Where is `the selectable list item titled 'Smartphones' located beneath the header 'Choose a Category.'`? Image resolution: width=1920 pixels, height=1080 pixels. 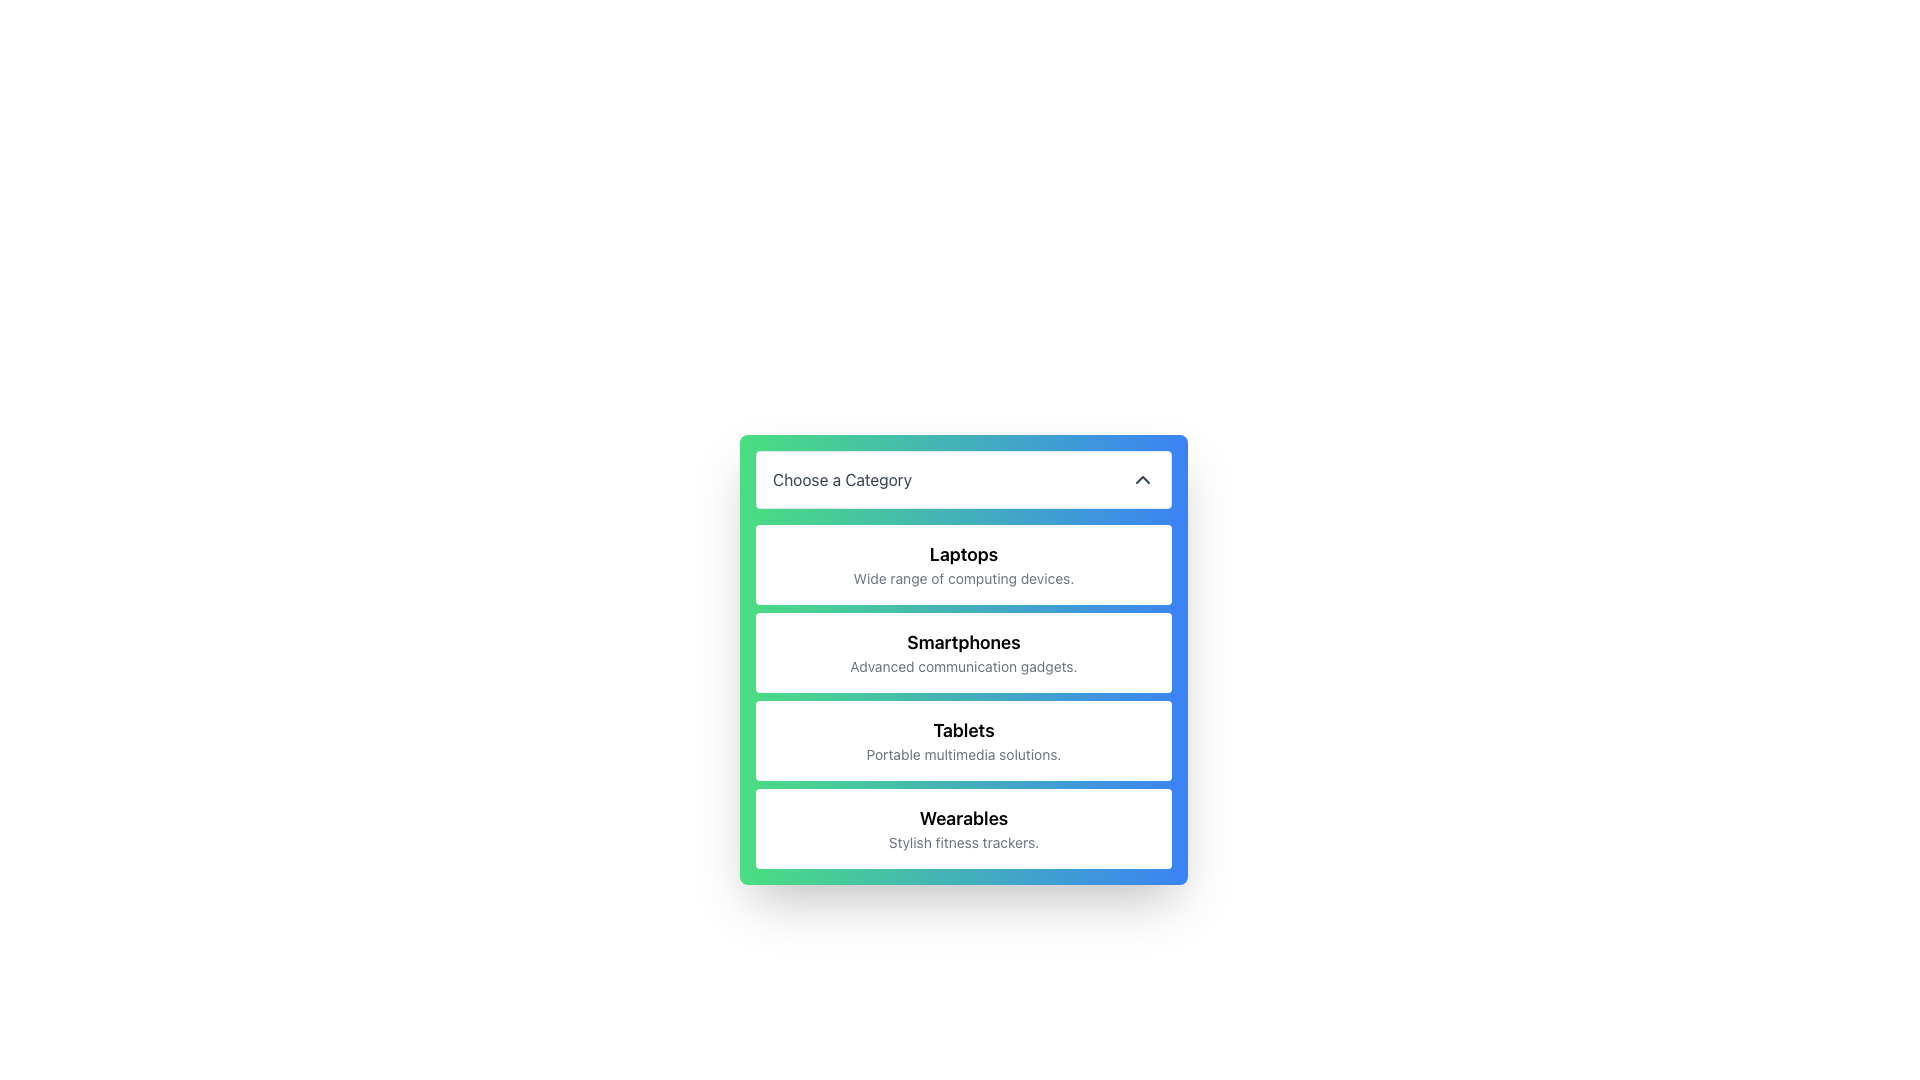
the selectable list item titled 'Smartphones' located beneath the header 'Choose a Category.' is located at coordinates (964, 696).